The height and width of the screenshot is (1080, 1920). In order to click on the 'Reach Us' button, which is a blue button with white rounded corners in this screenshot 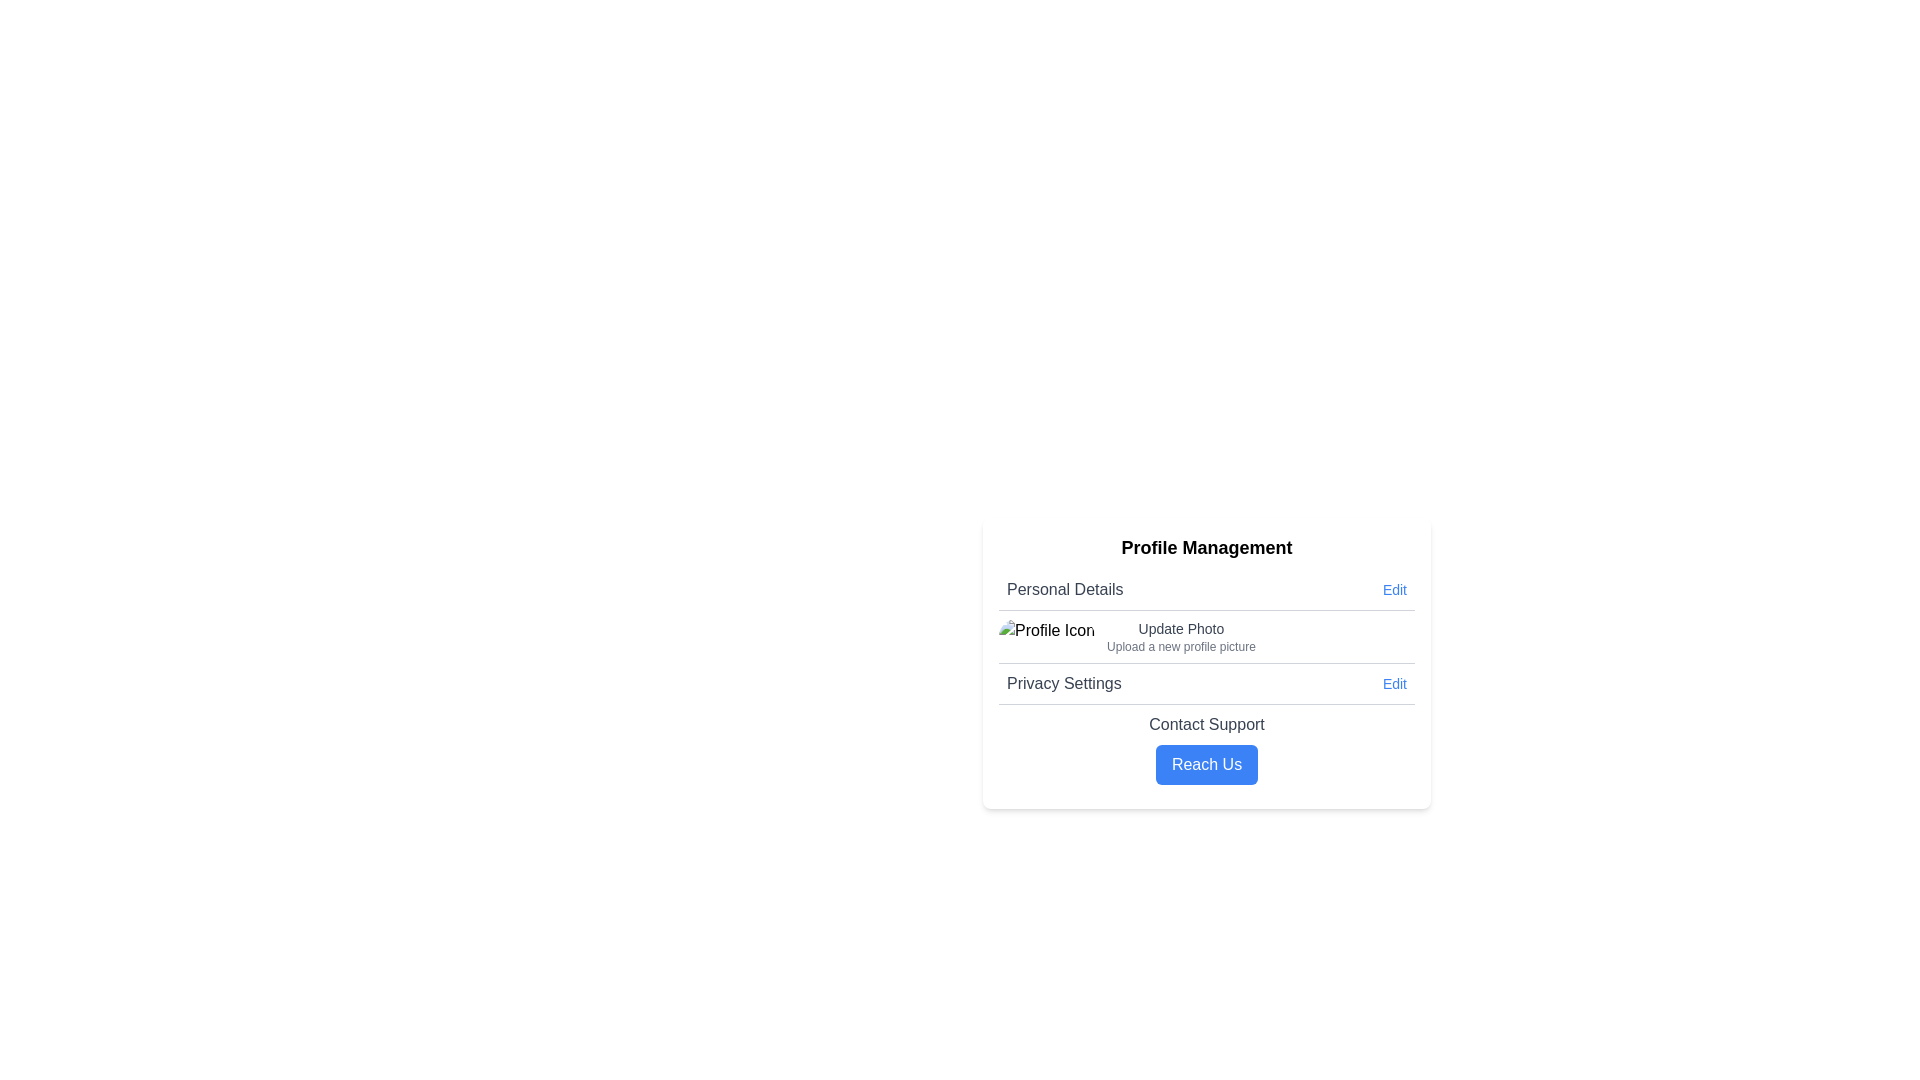, I will do `click(1205, 764)`.